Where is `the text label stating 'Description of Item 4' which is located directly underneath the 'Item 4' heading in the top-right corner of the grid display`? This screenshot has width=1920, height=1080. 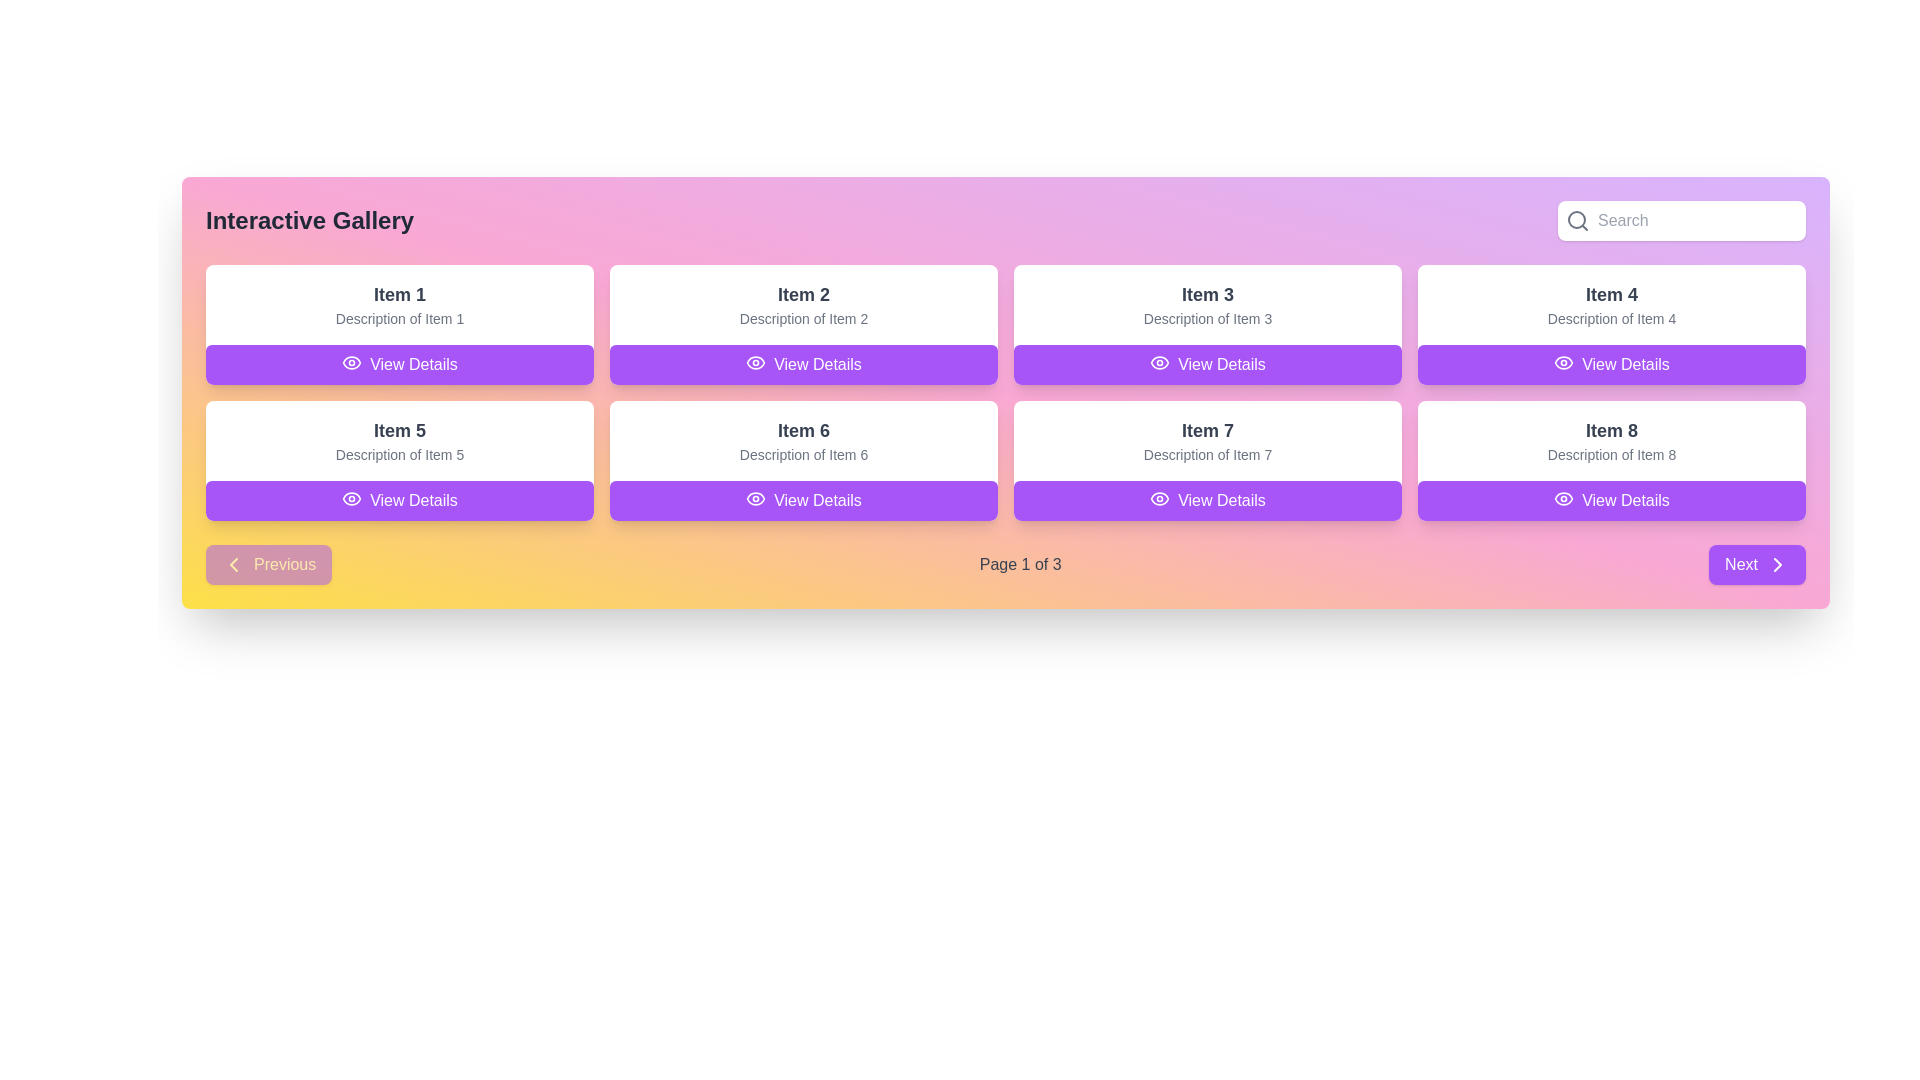
the text label stating 'Description of Item 4' which is located directly underneath the 'Item 4' heading in the top-right corner of the grid display is located at coordinates (1612, 318).